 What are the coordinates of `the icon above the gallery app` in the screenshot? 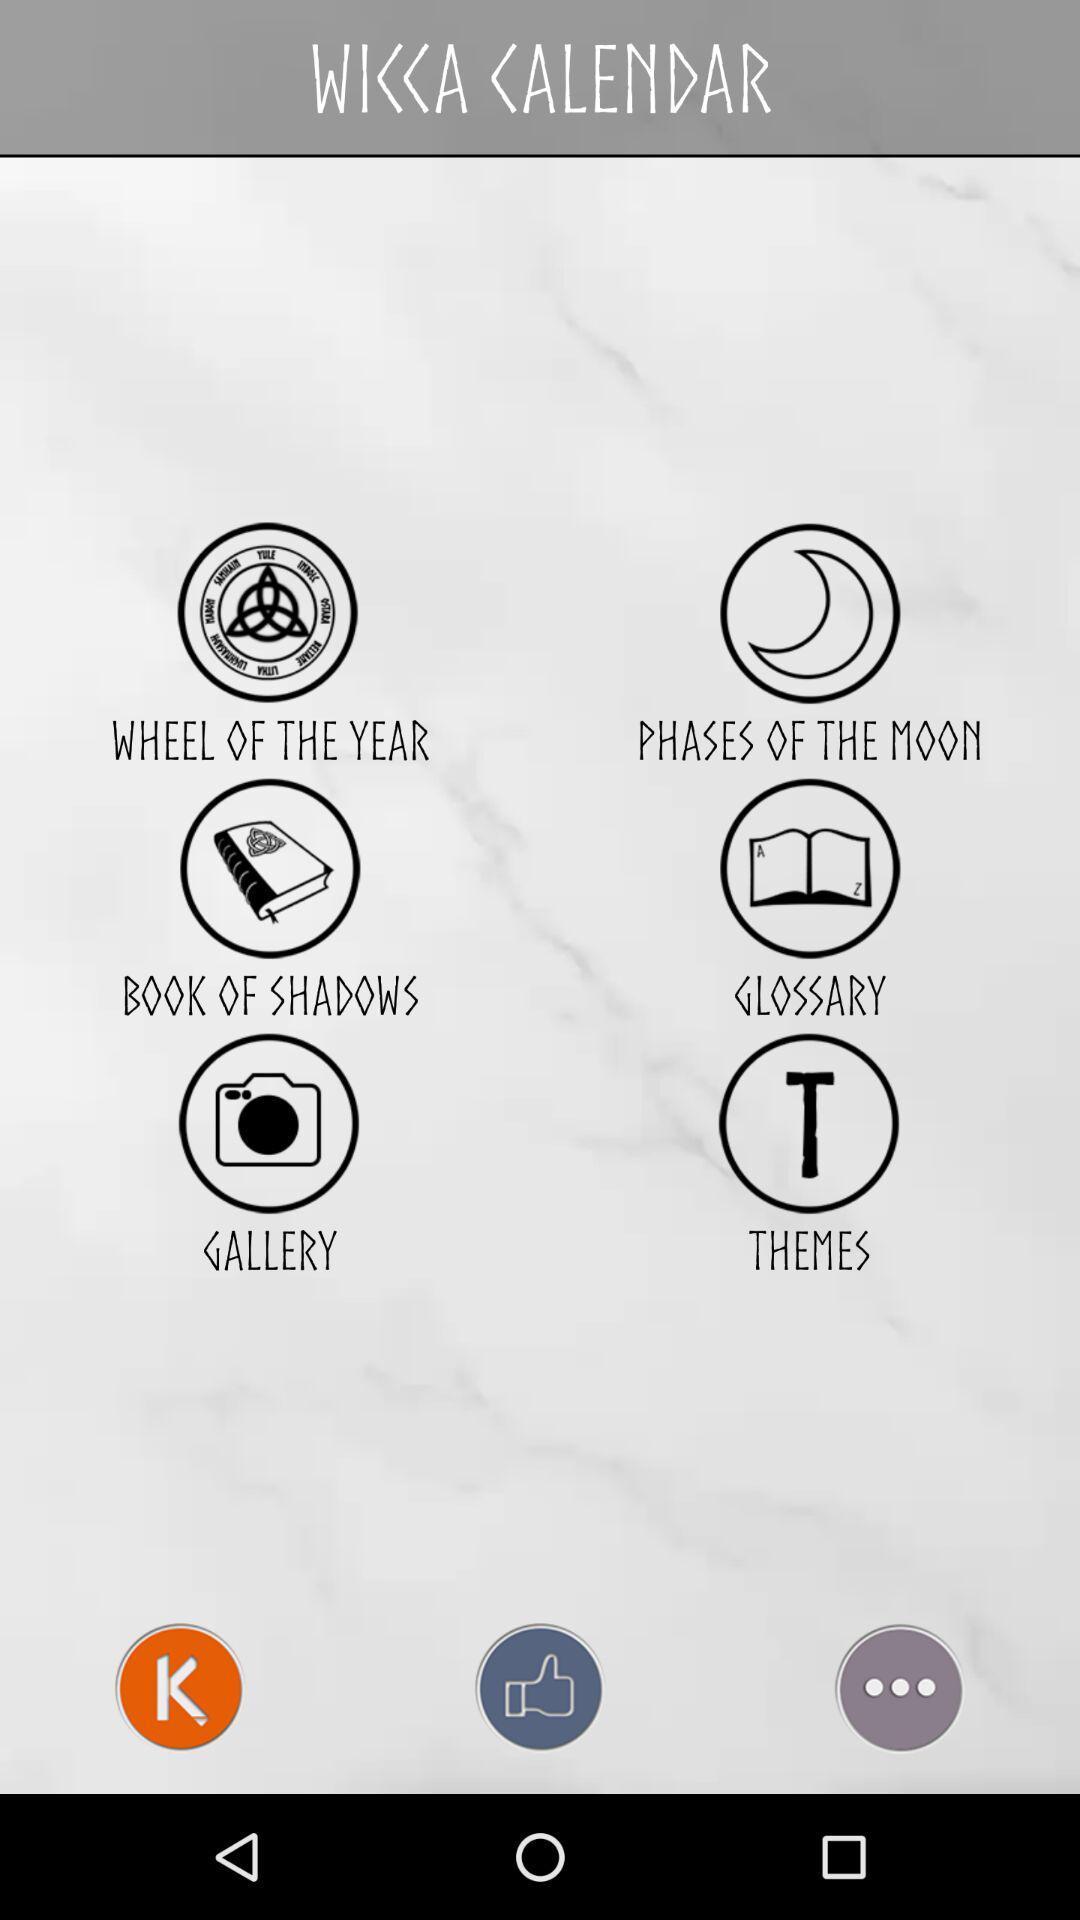 It's located at (268, 1123).